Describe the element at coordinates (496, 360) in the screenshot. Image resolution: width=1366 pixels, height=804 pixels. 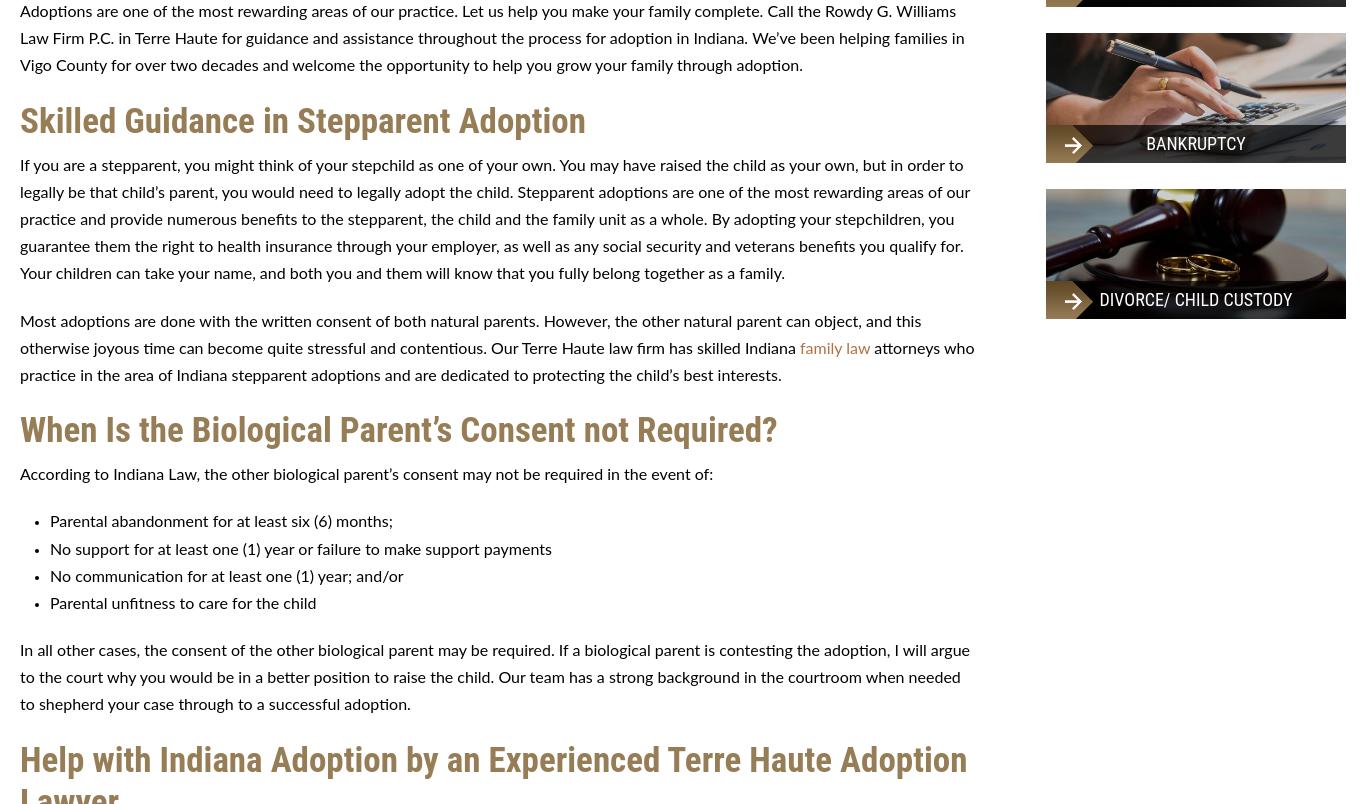
I see `'attorneys who practice in the area of Indiana stepparent adoptions and are dedicated to protecting the child’s best interests.'` at that location.